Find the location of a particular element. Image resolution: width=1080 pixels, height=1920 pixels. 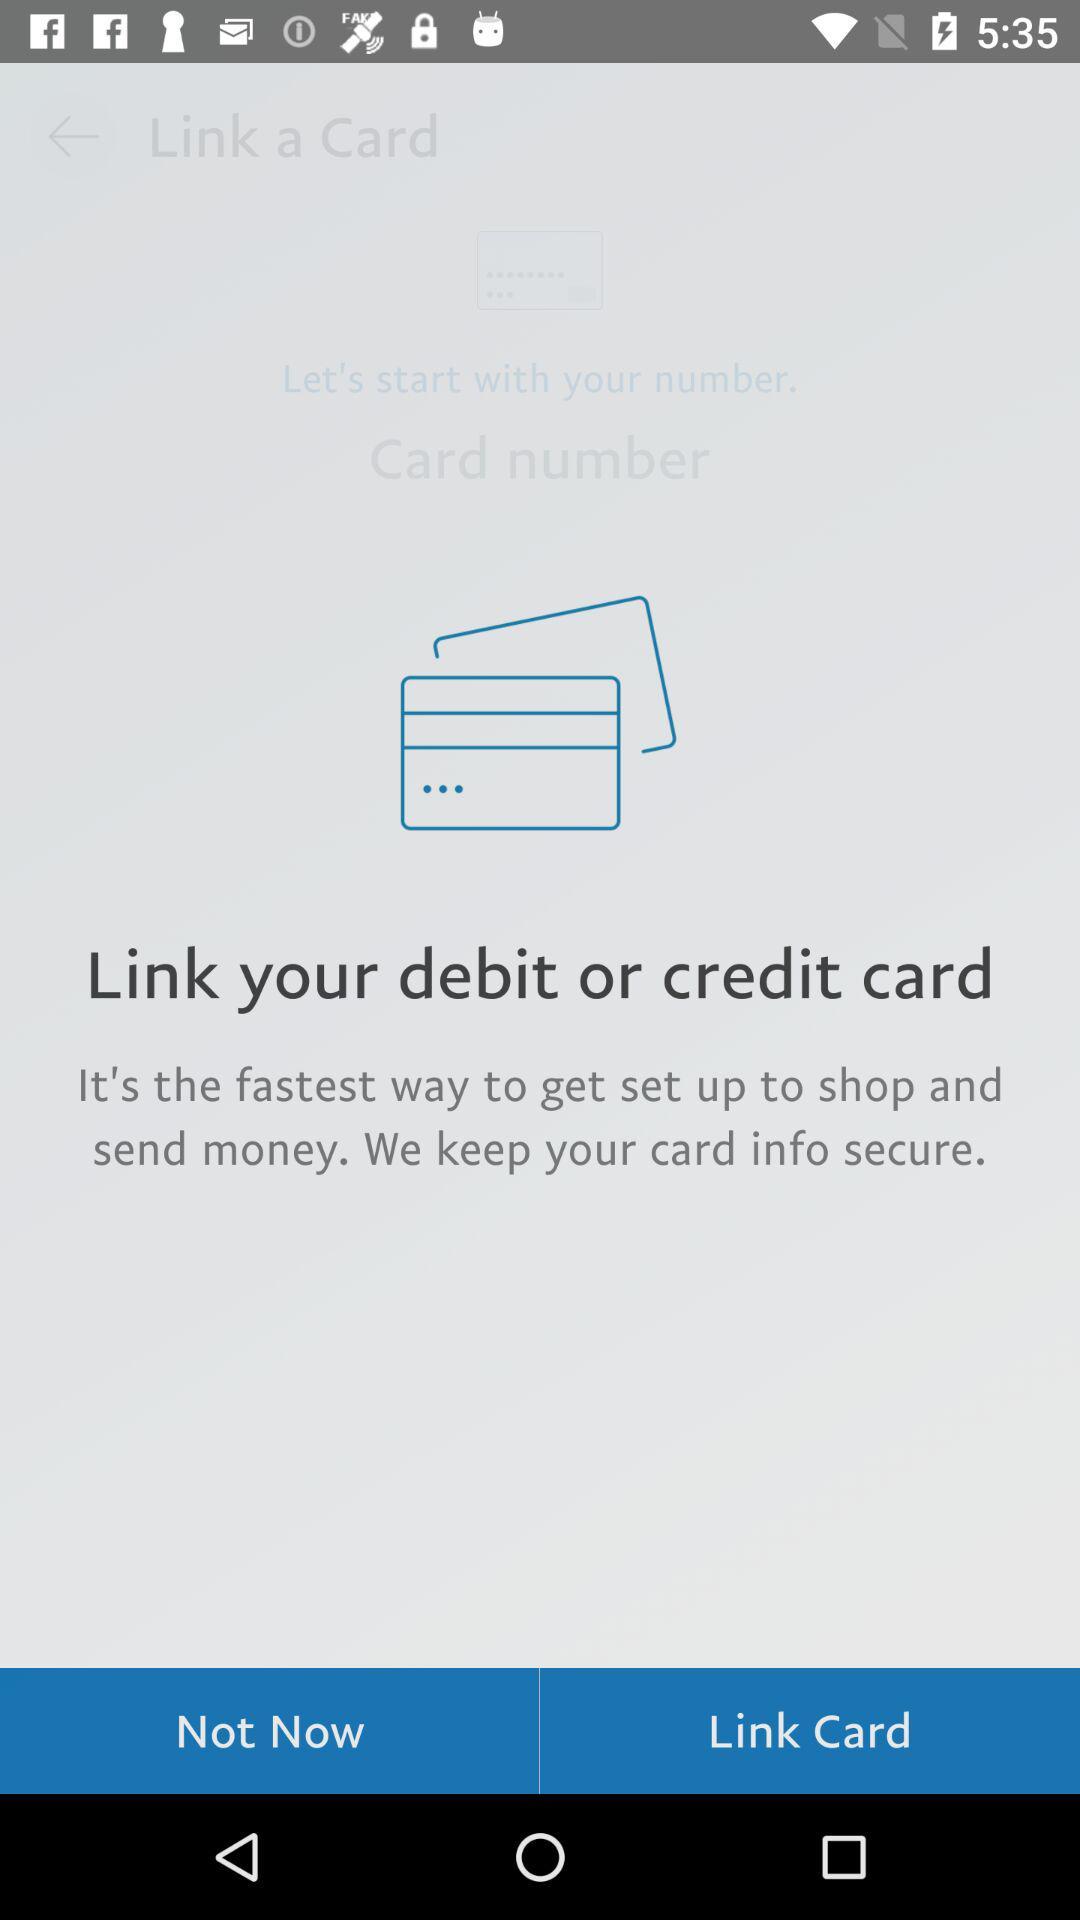

item at the bottom left corner is located at coordinates (268, 1730).